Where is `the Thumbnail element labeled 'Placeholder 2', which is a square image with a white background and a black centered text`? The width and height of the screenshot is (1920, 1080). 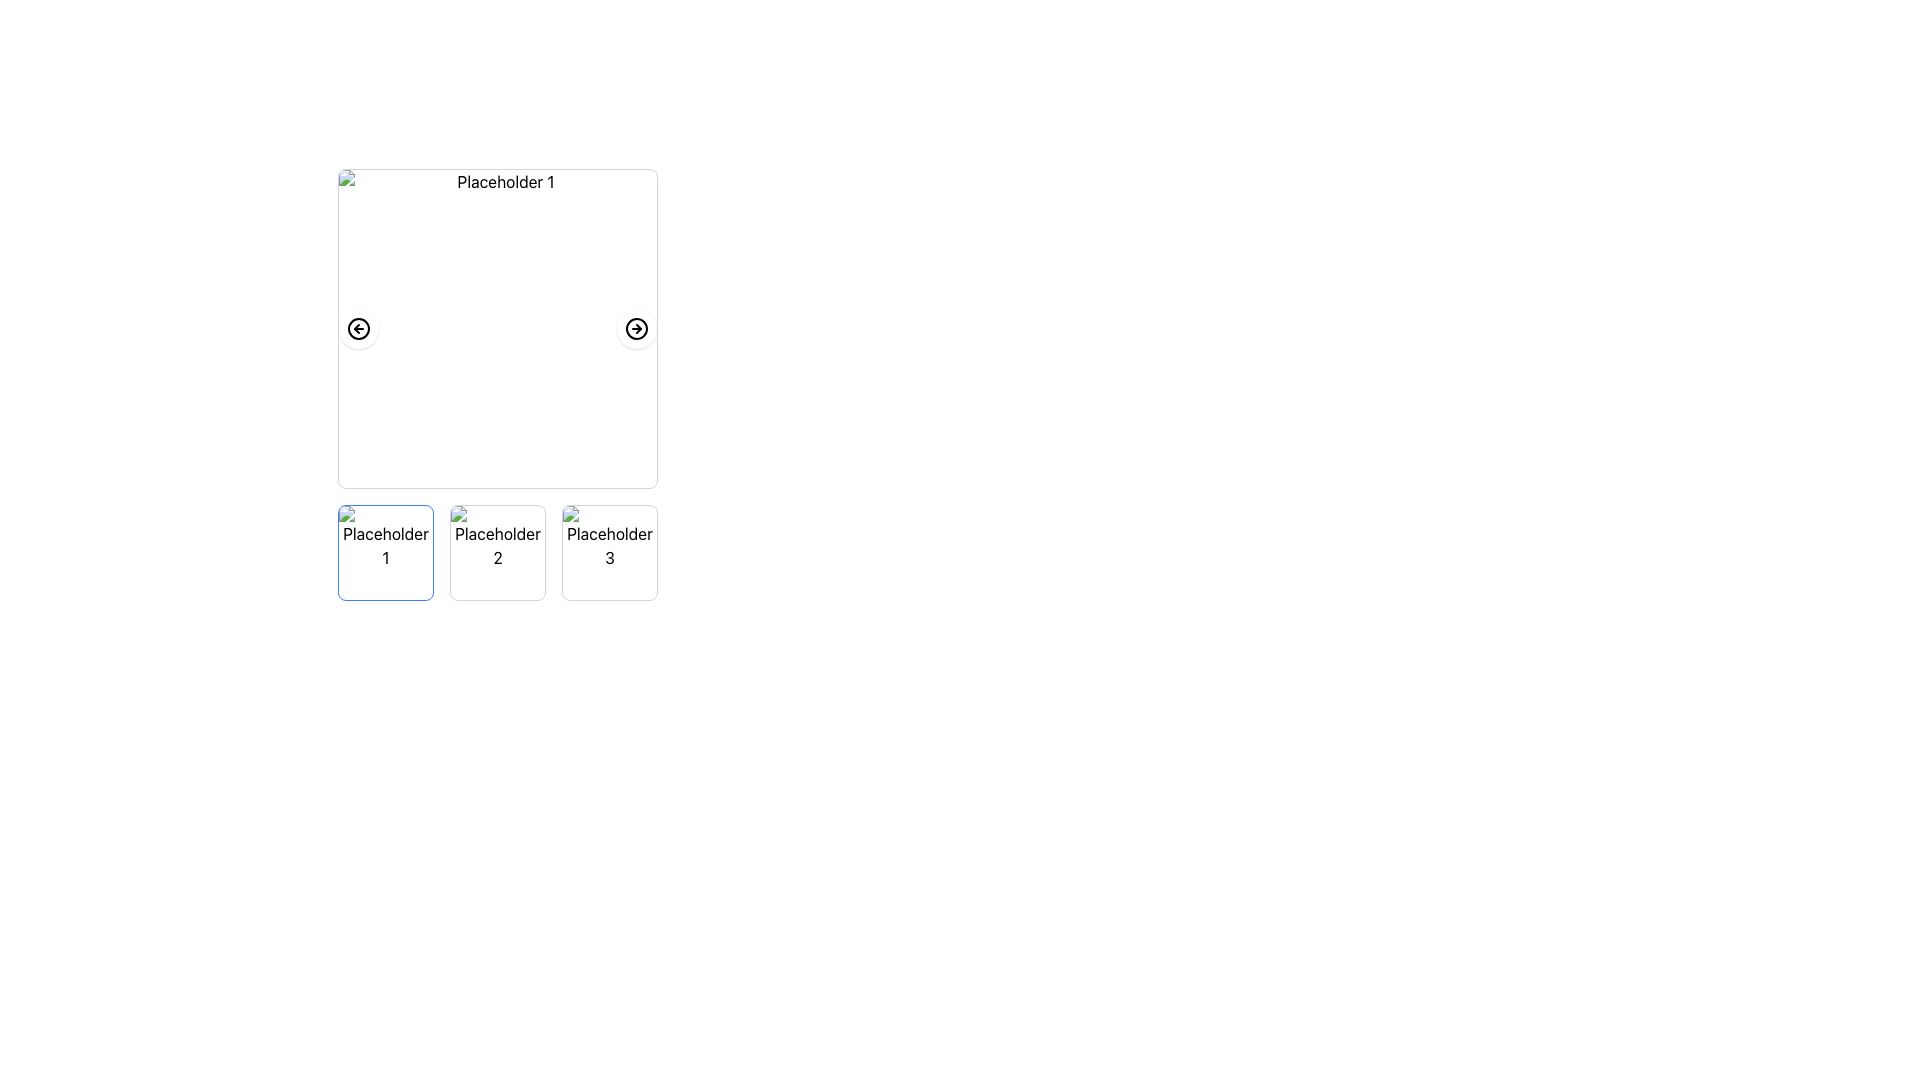 the Thumbnail element labeled 'Placeholder 2', which is a square image with a white background and a black centered text is located at coordinates (498, 552).